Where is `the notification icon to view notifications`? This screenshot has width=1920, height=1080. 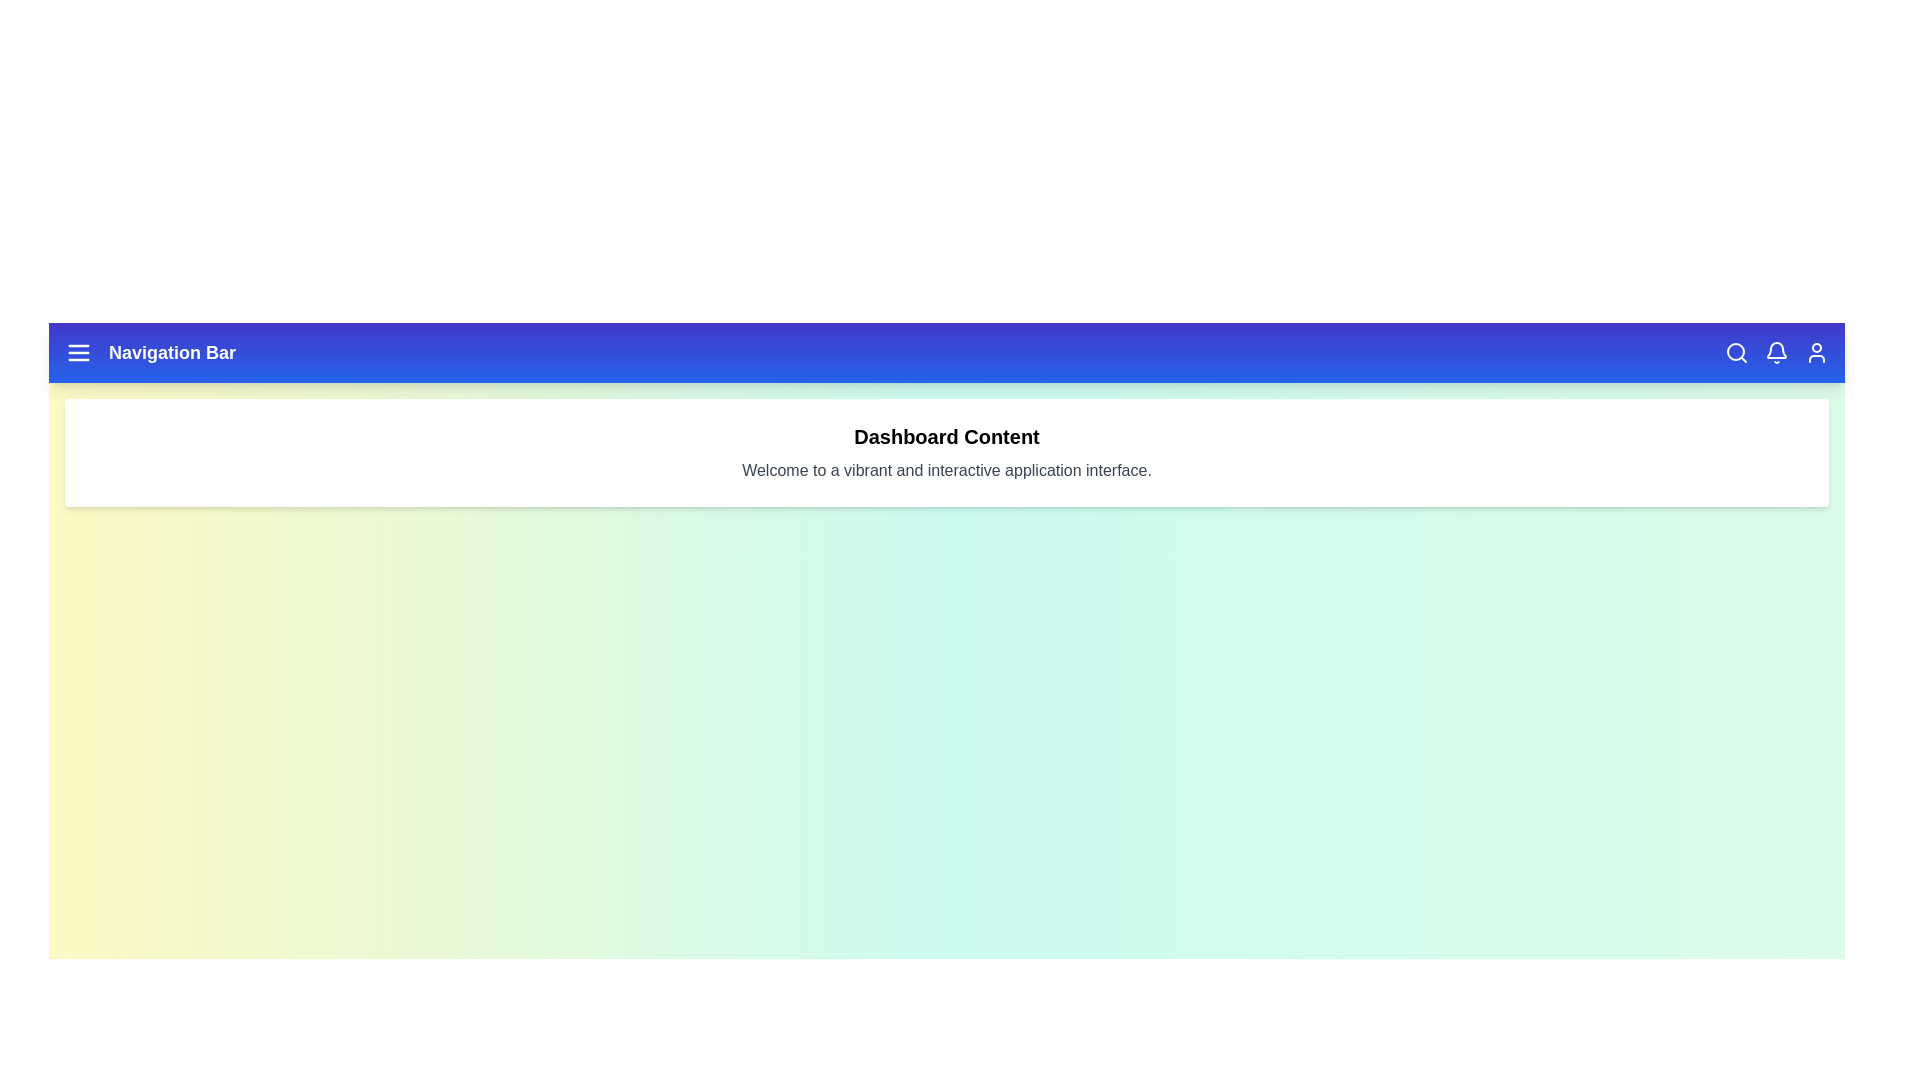 the notification icon to view notifications is located at coordinates (1776, 352).